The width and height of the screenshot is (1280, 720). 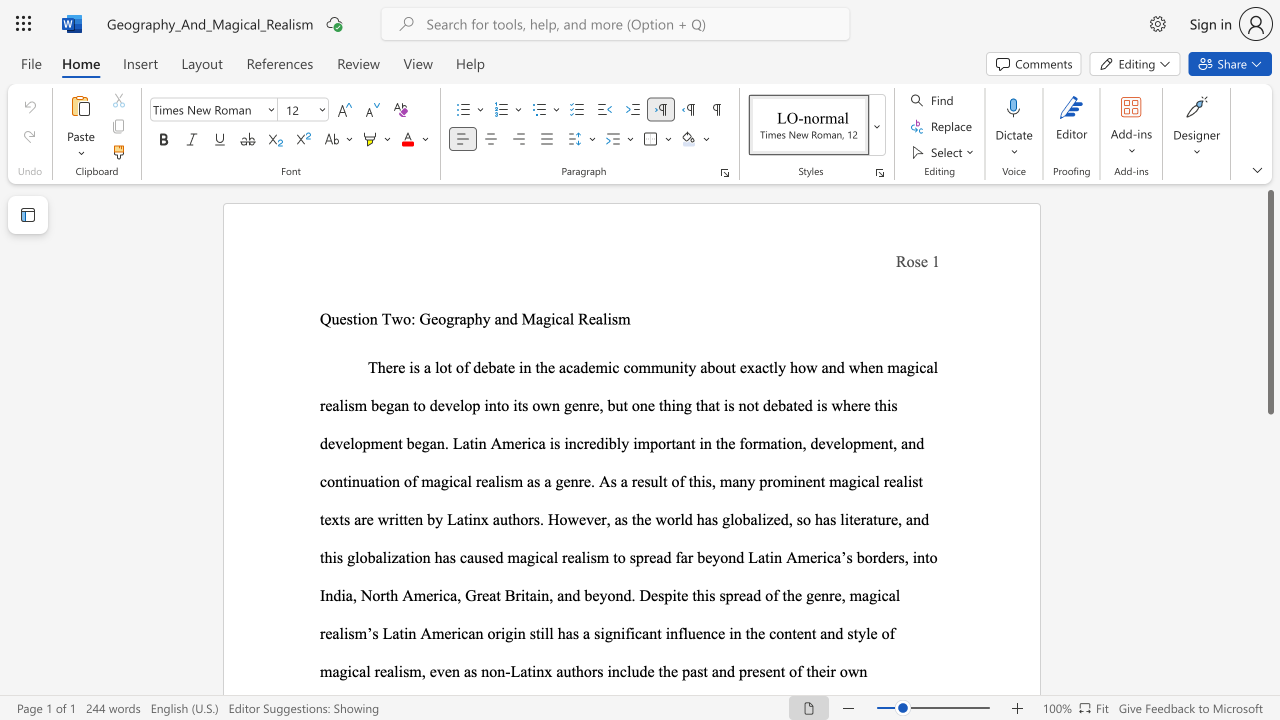 I want to click on the scrollbar on the right to move the page downward, so click(x=1269, y=570).